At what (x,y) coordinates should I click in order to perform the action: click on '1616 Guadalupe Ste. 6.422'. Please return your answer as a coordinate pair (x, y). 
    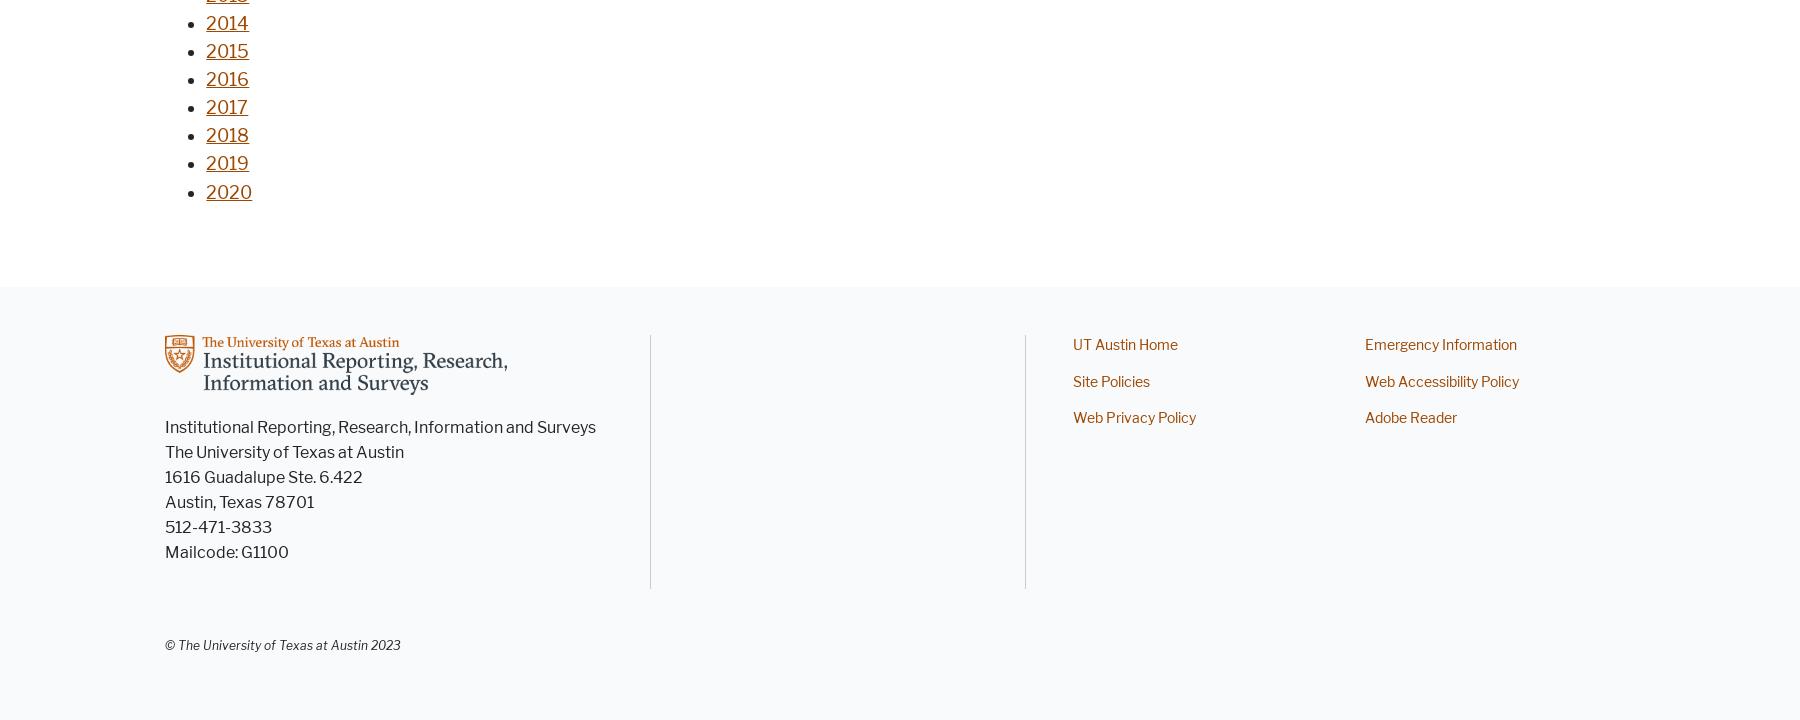
    Looking at the image, I should click on (165, 476).